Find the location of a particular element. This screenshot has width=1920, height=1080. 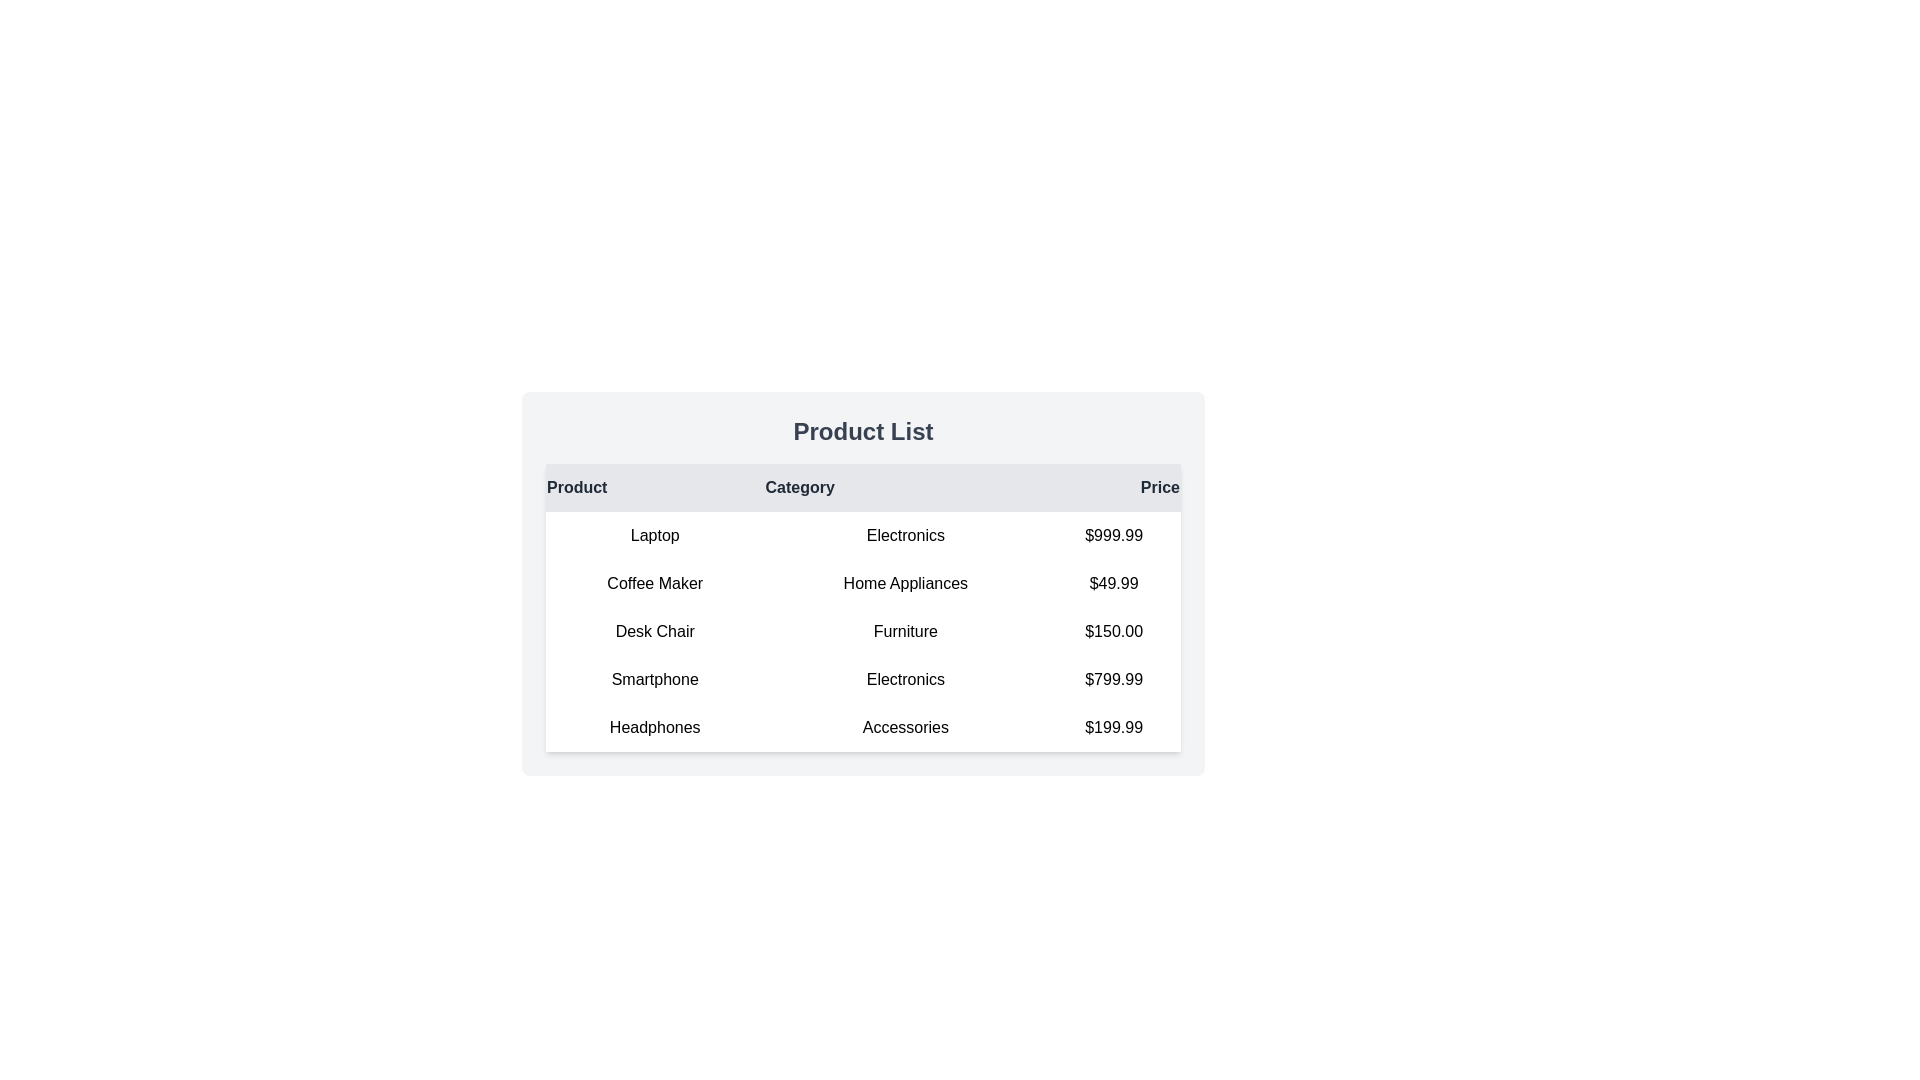

the fourth row of the product list, which displays the label 'Smartphone', category 'Electronics', and price '$799.99' is located at coordinates (863, 678).